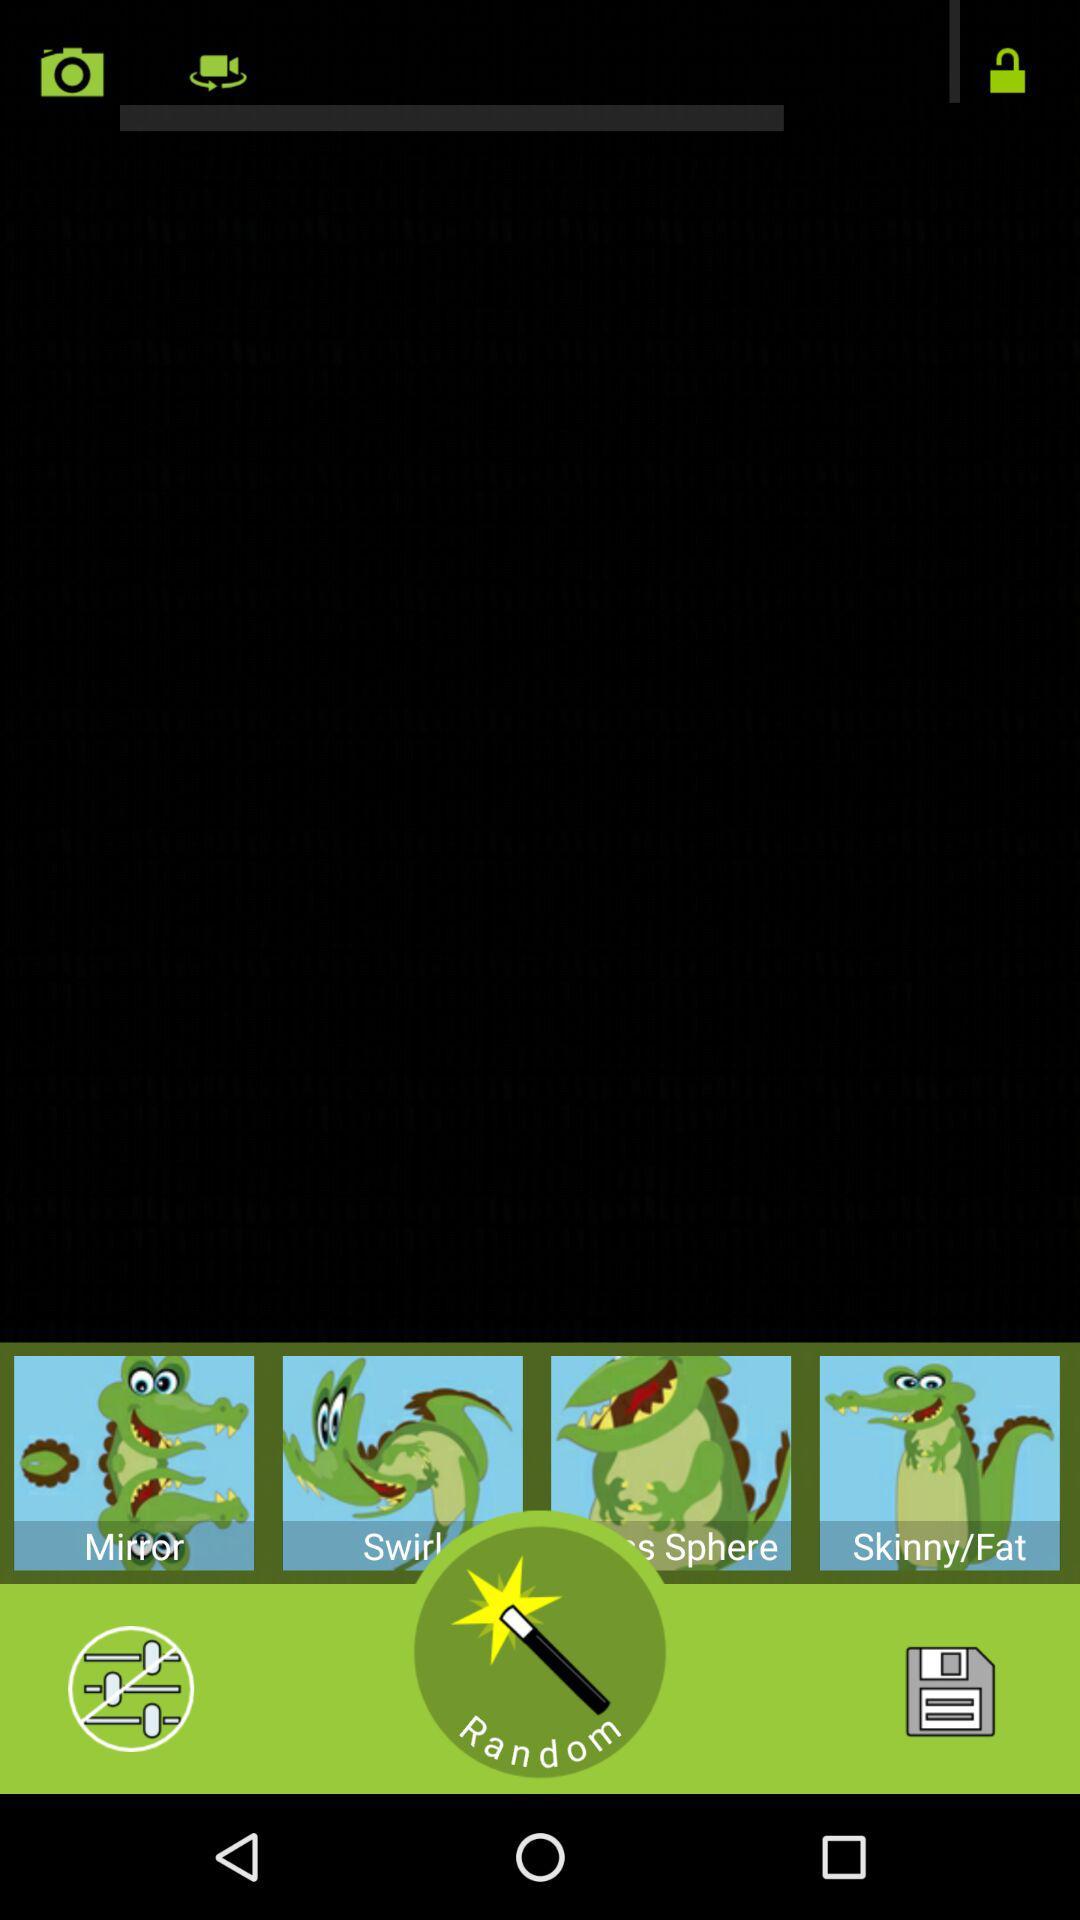  Describe the element at coordinates (1007, 72) in the screenshot. I see `autoplay option` at that location.